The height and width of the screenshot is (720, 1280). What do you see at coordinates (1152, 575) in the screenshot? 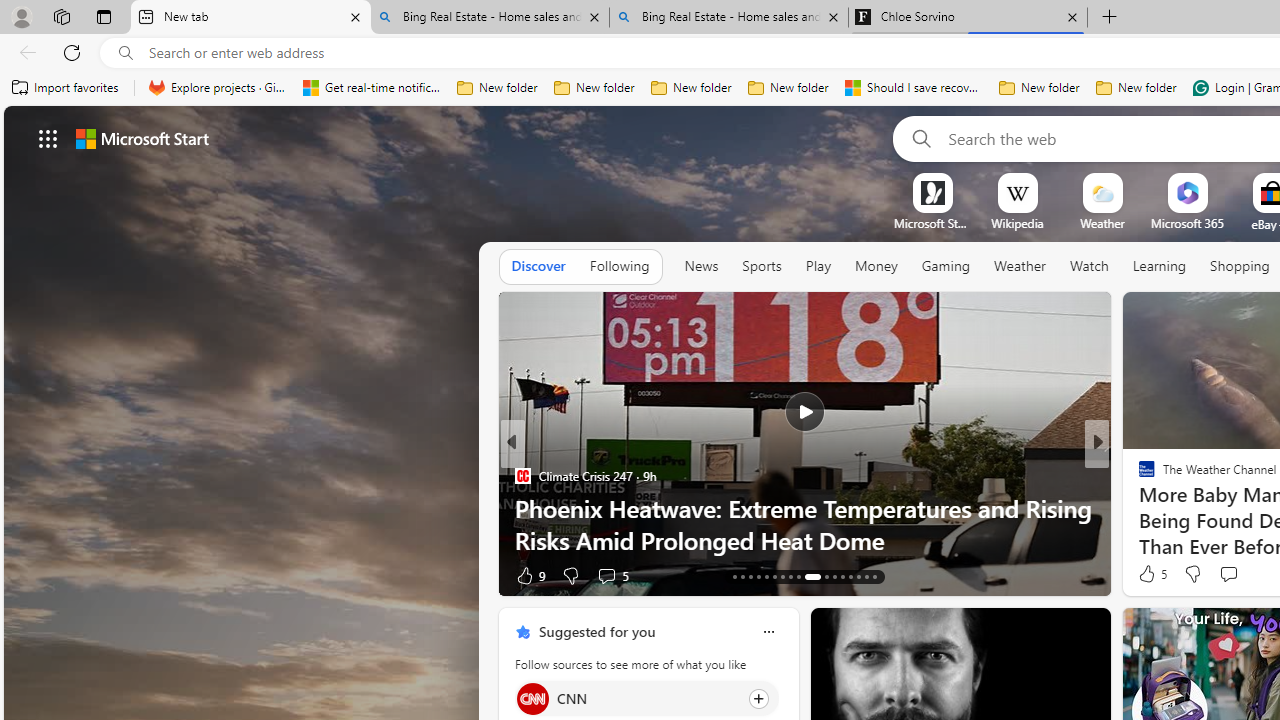
I see `'146 Like'` at bounding box center [1152, 575].